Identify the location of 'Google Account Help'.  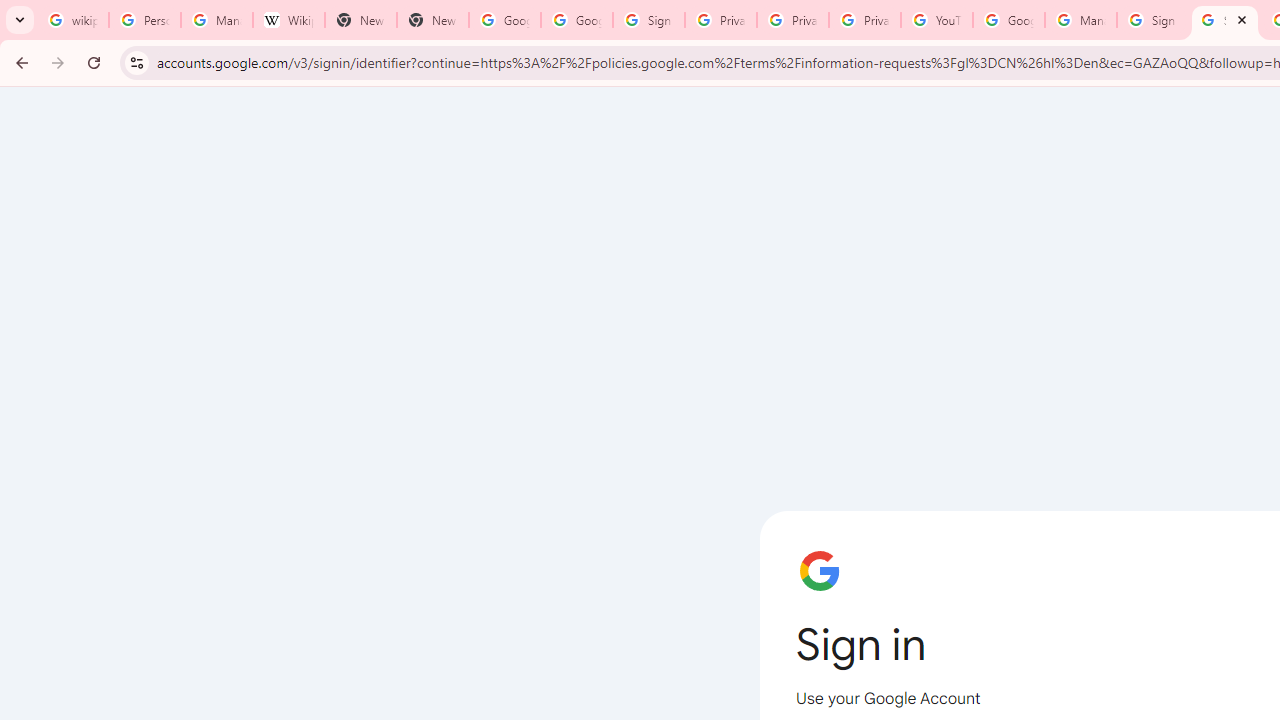
(1008, 20).